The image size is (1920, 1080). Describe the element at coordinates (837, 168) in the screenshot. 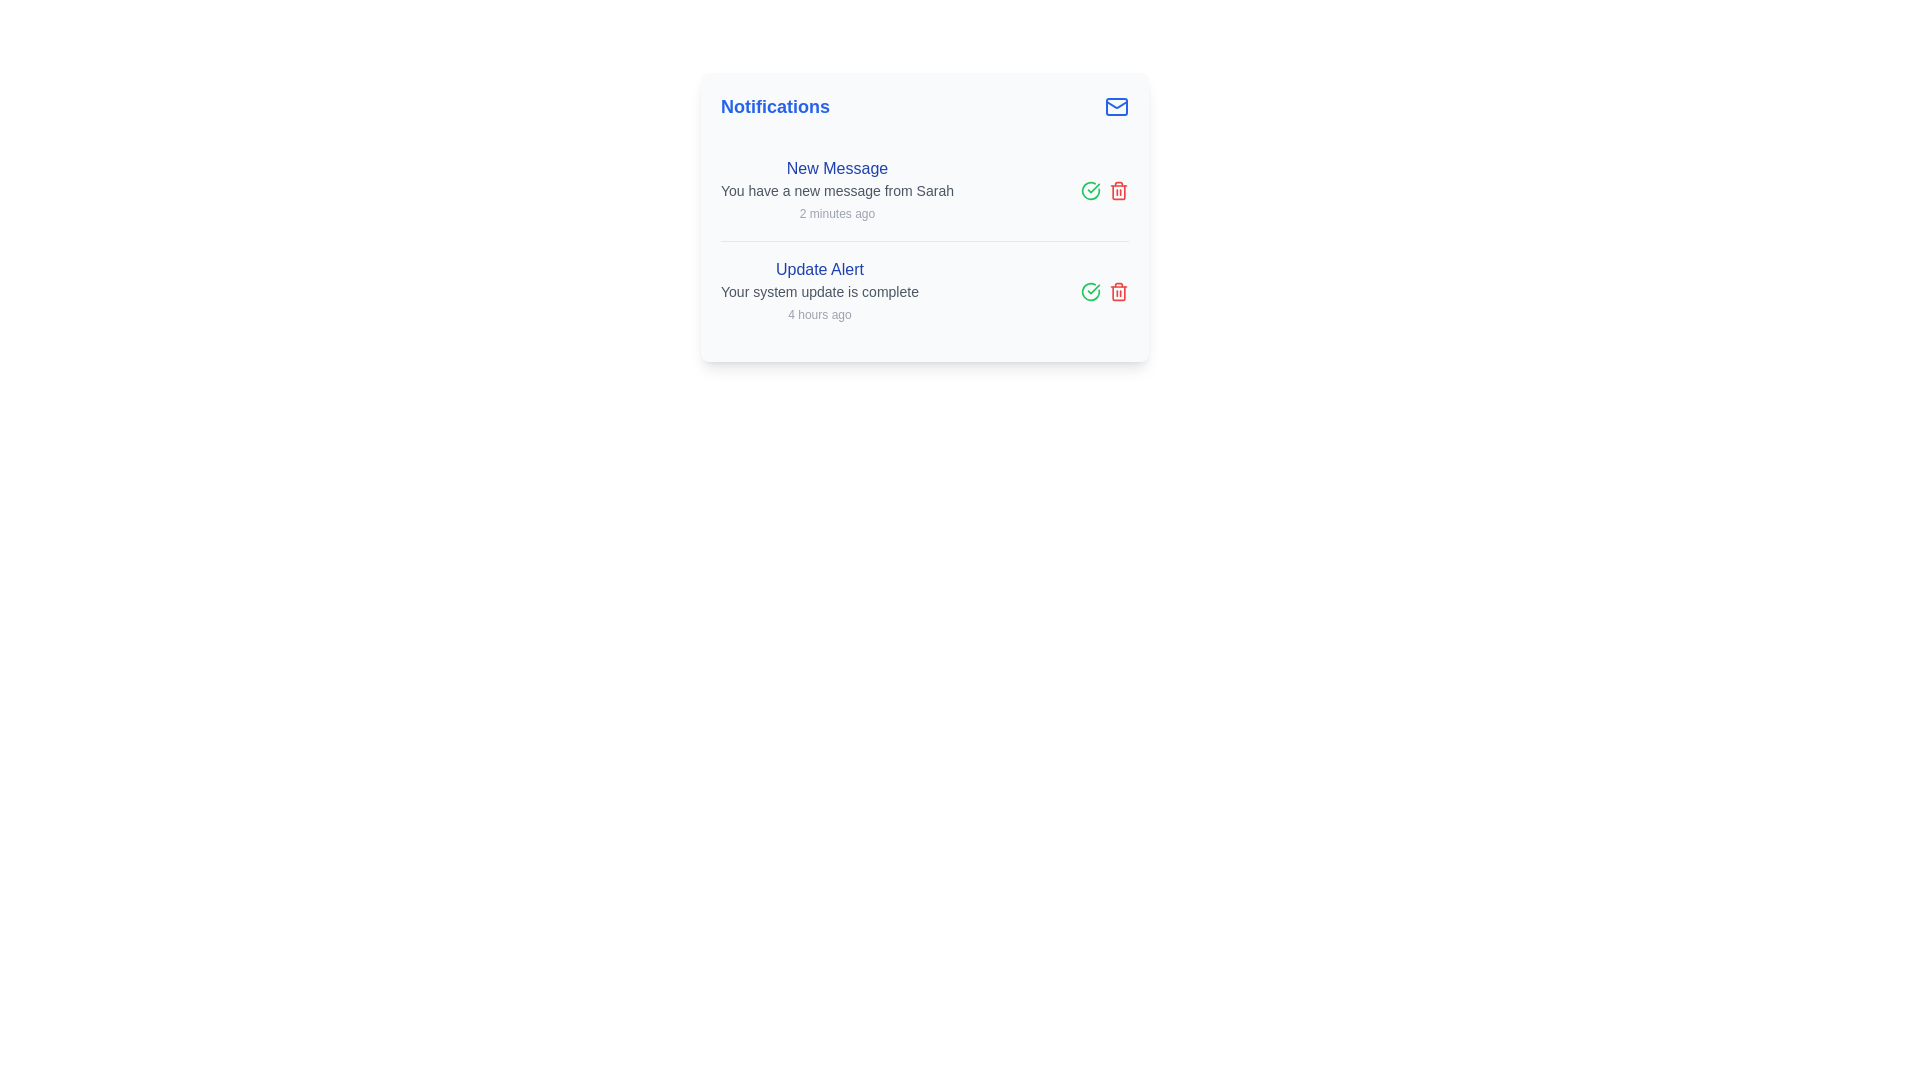

I see `text label that serves as the title for the notification message, located at the top of the notification panel, above the message from Sarah` at that location.